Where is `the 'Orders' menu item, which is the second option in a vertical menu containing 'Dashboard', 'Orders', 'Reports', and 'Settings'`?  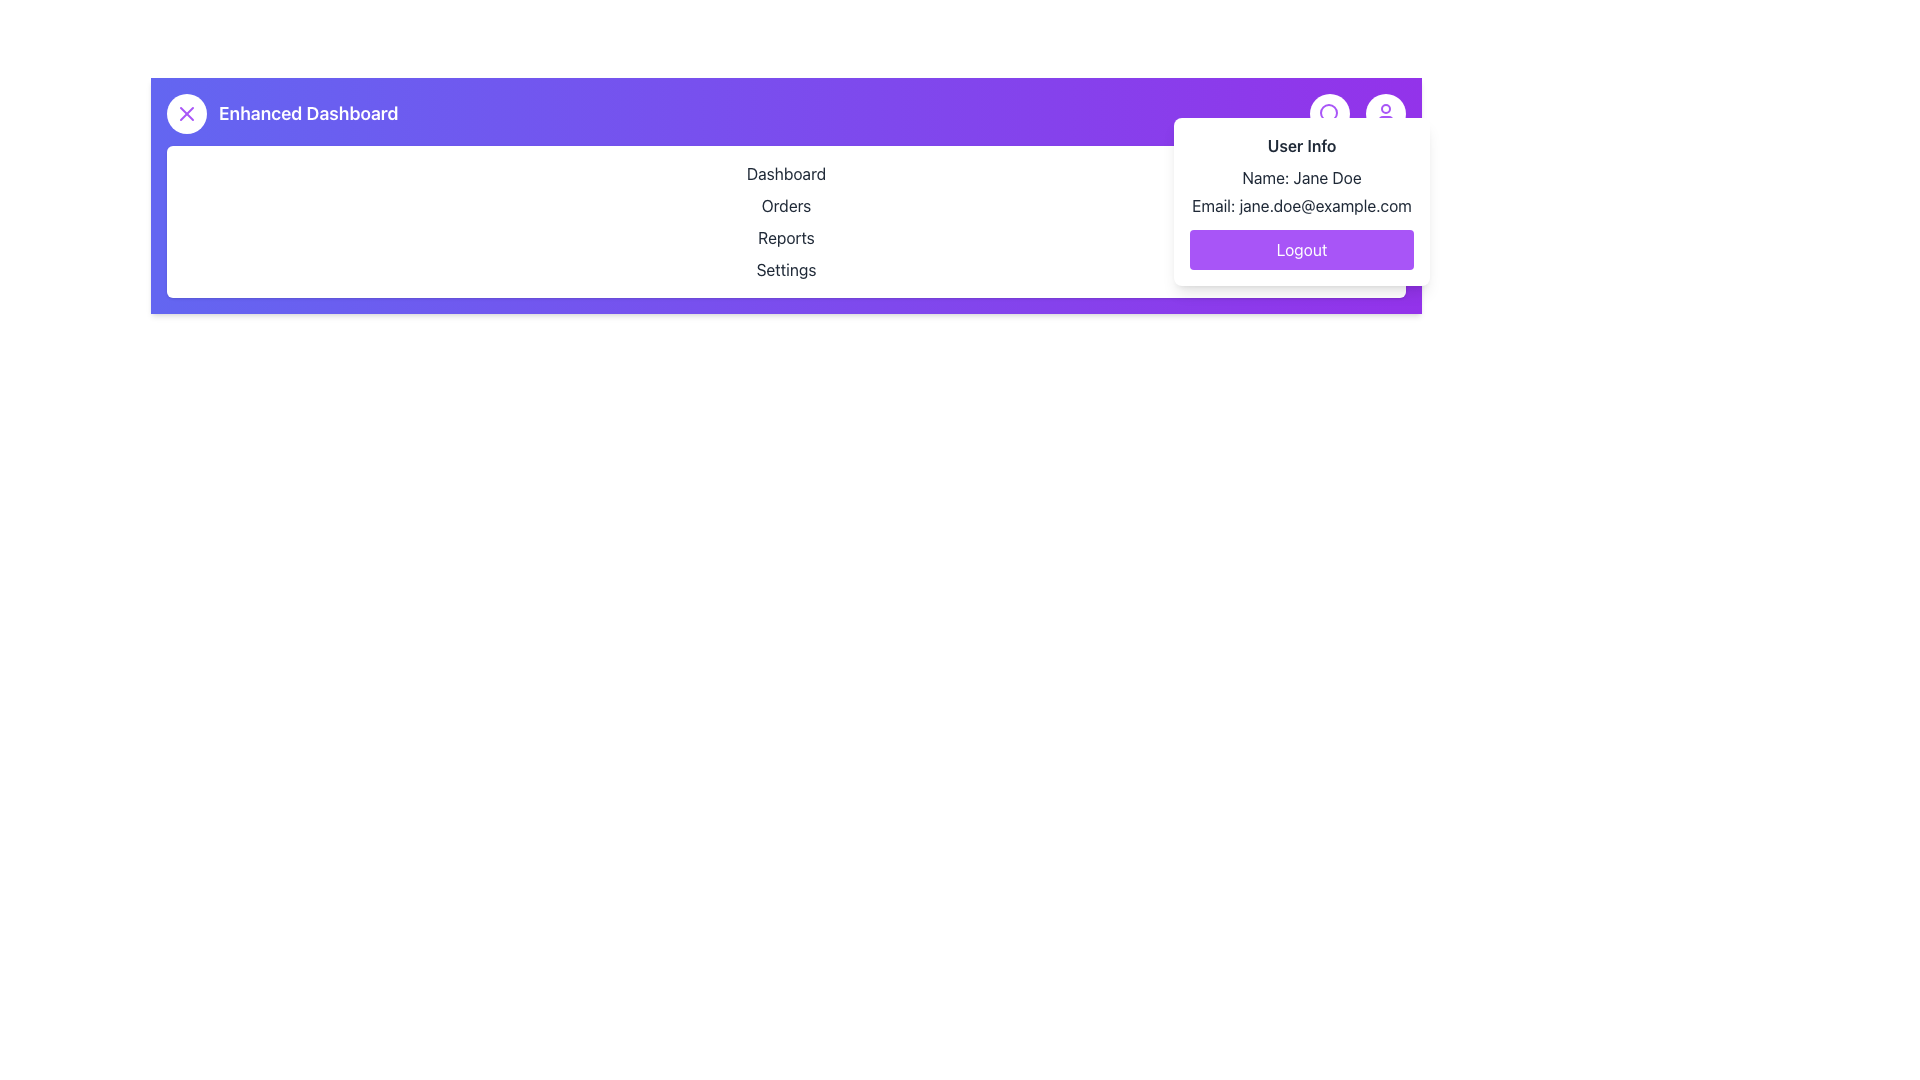
the 'Orders' menu item, which is the second option in a vertical menu containing 'Dashboard', 'Orders', 'Reports', and 'Settings' is located at coordinates (785, 205).